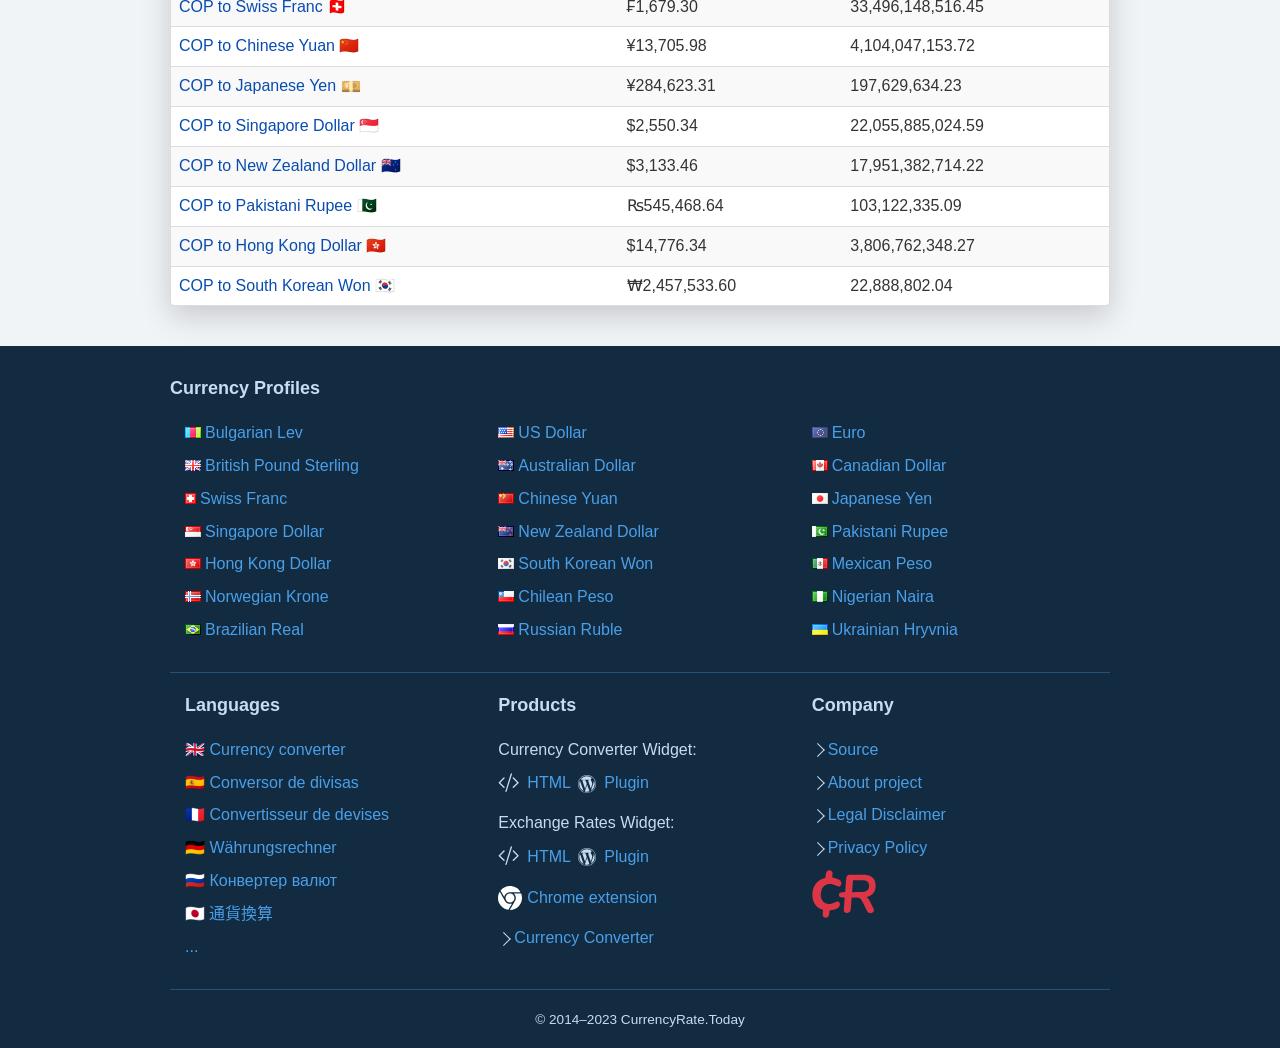 The image size is (1280, 1048). Describe the element at coordinates (873, 781) in the screenshot. I see `'About project'` at that location.